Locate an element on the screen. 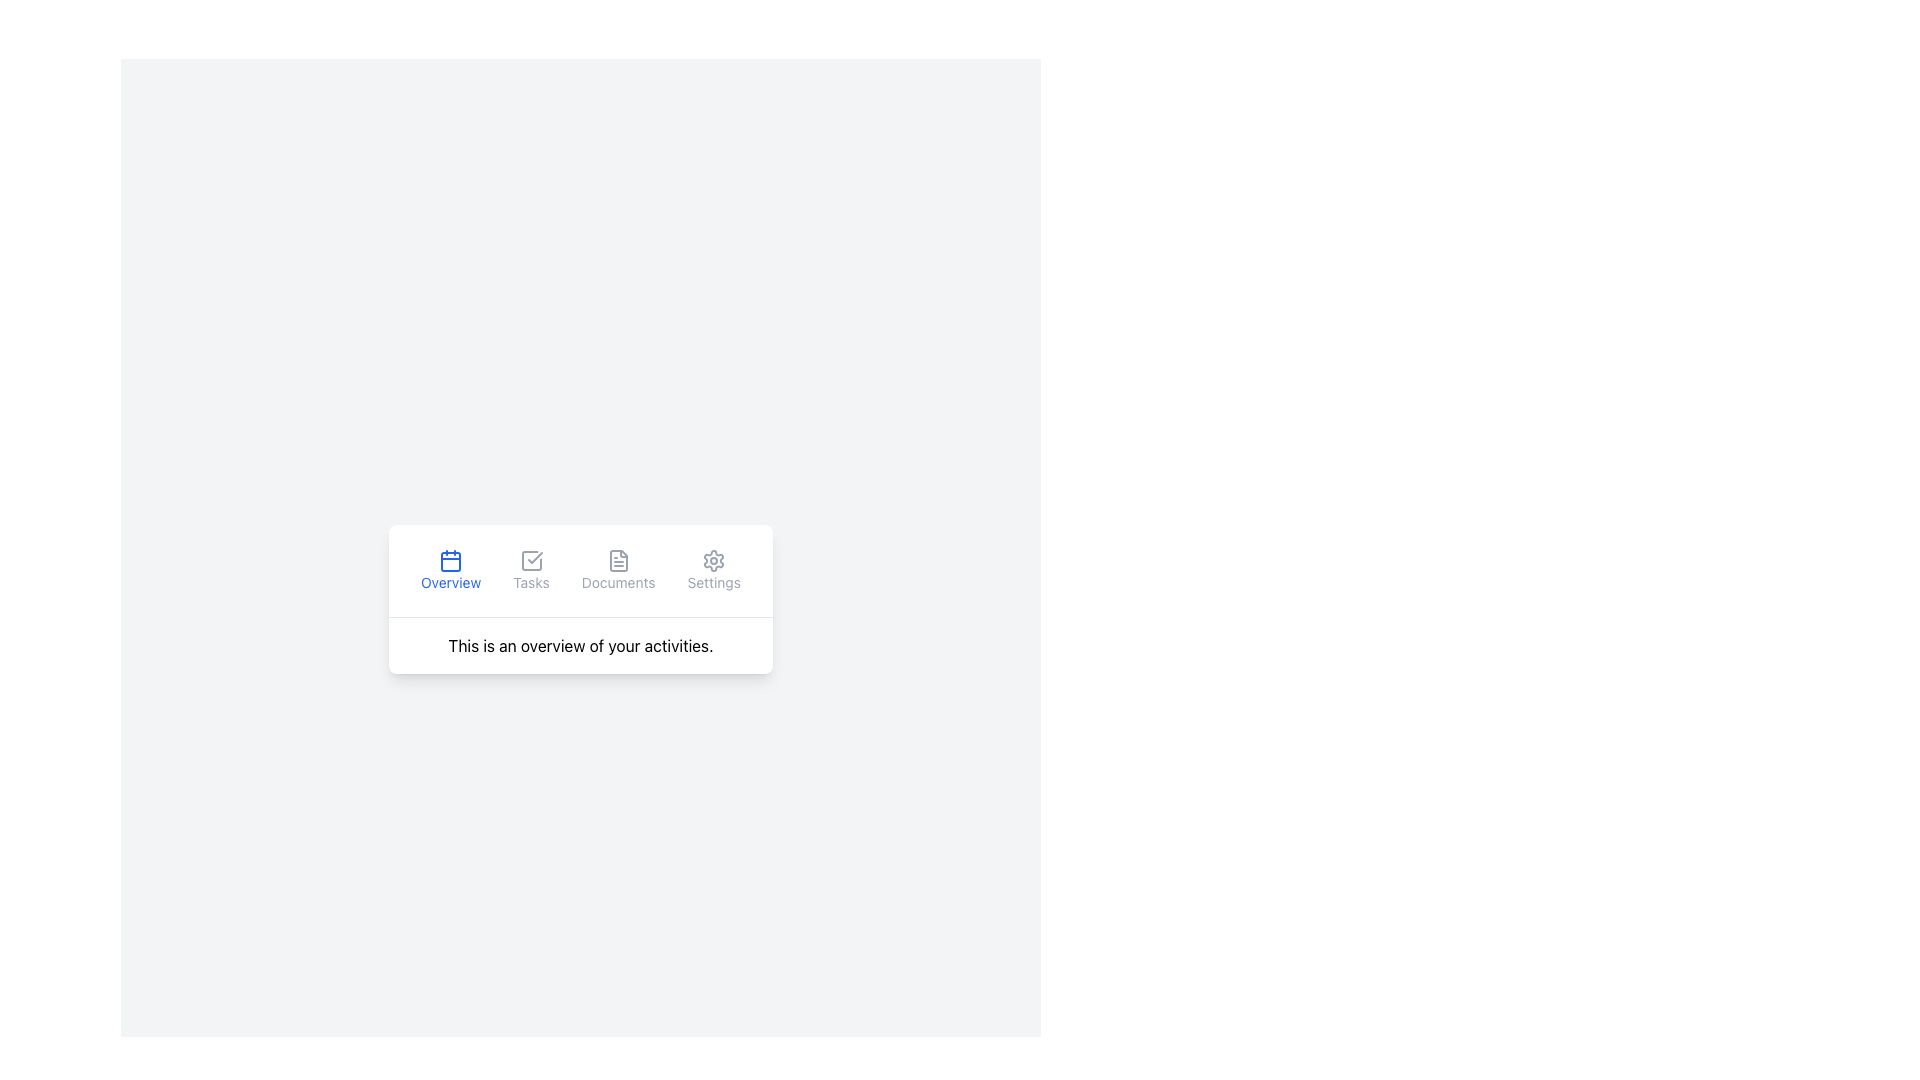 This screenshot has height=1080, width=1920. the square-shaped icon with a checkmark above the text 'Tasks' in the navigation bar is located at coordinates (531, 560).